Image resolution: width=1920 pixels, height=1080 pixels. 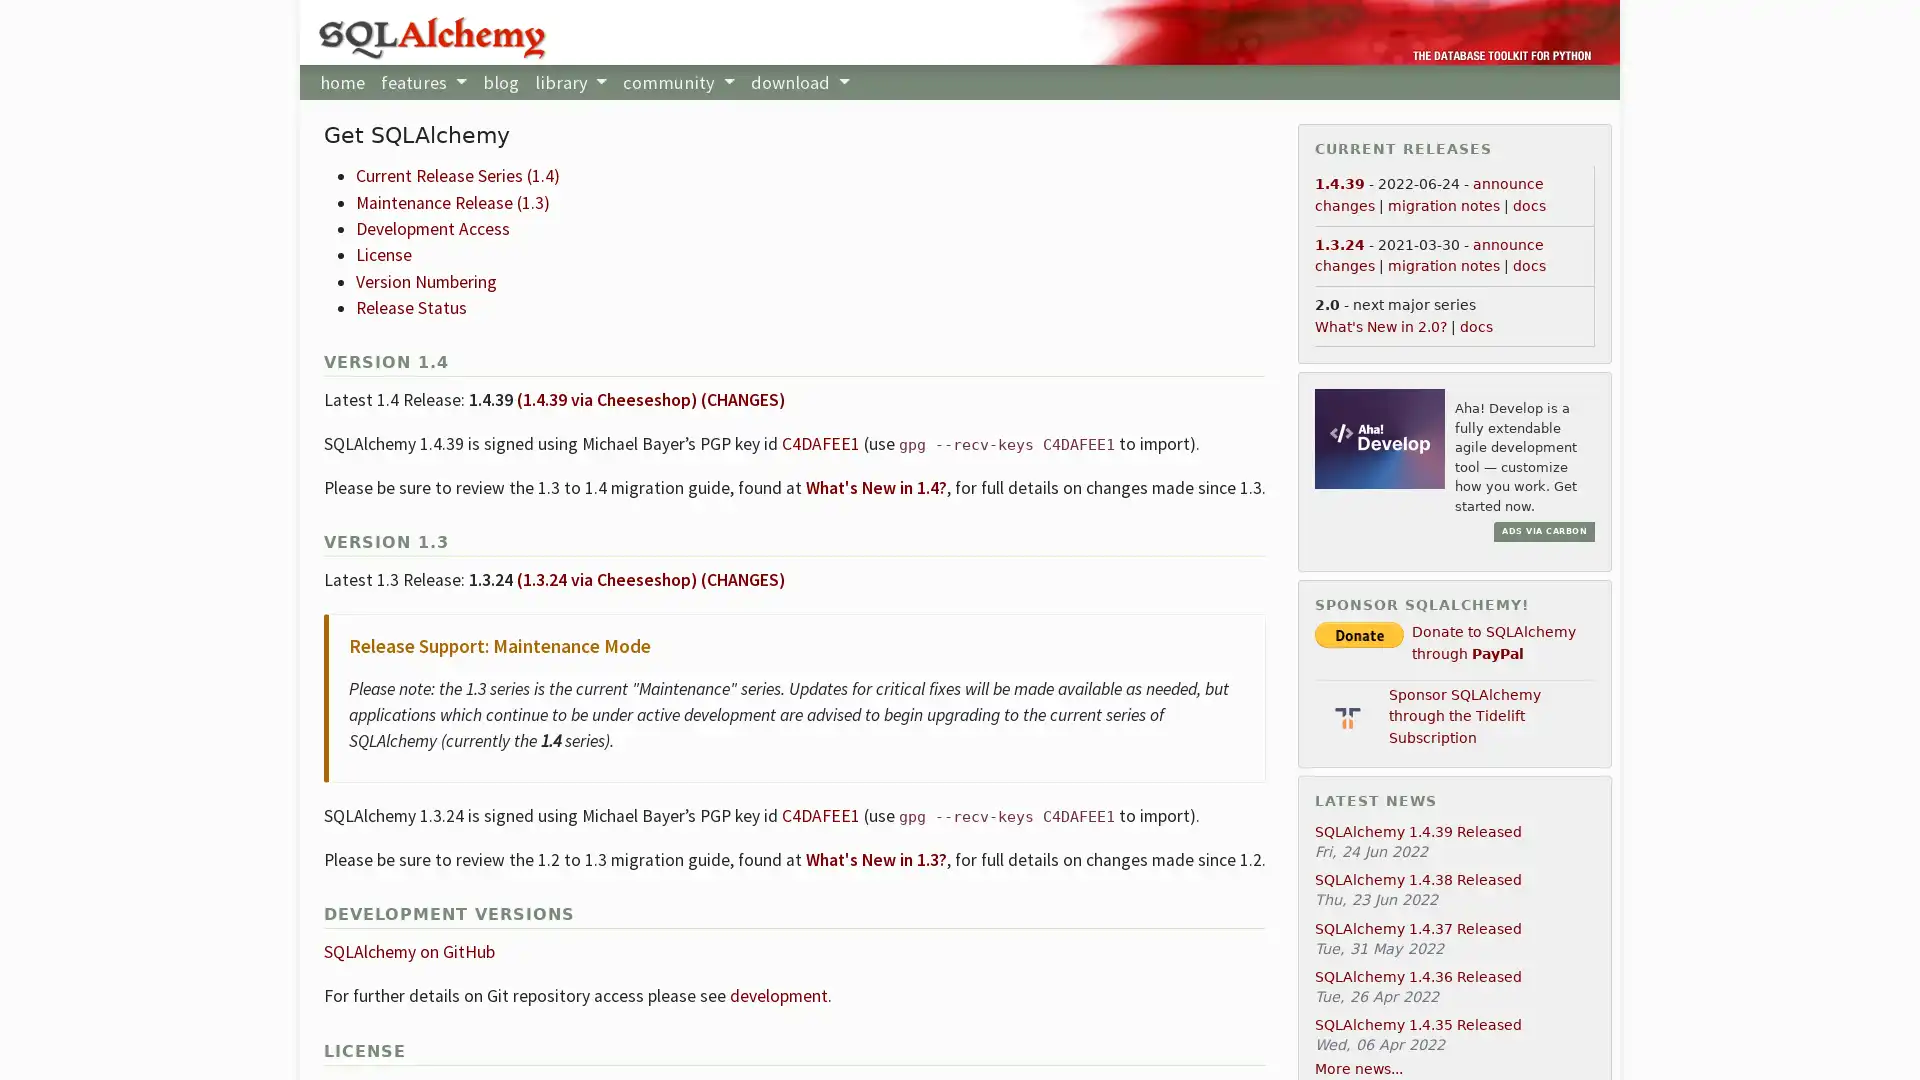 What do you see at coordinates (678, 81) in the screenshot?
I see `community` at bounding box center [678, 81].